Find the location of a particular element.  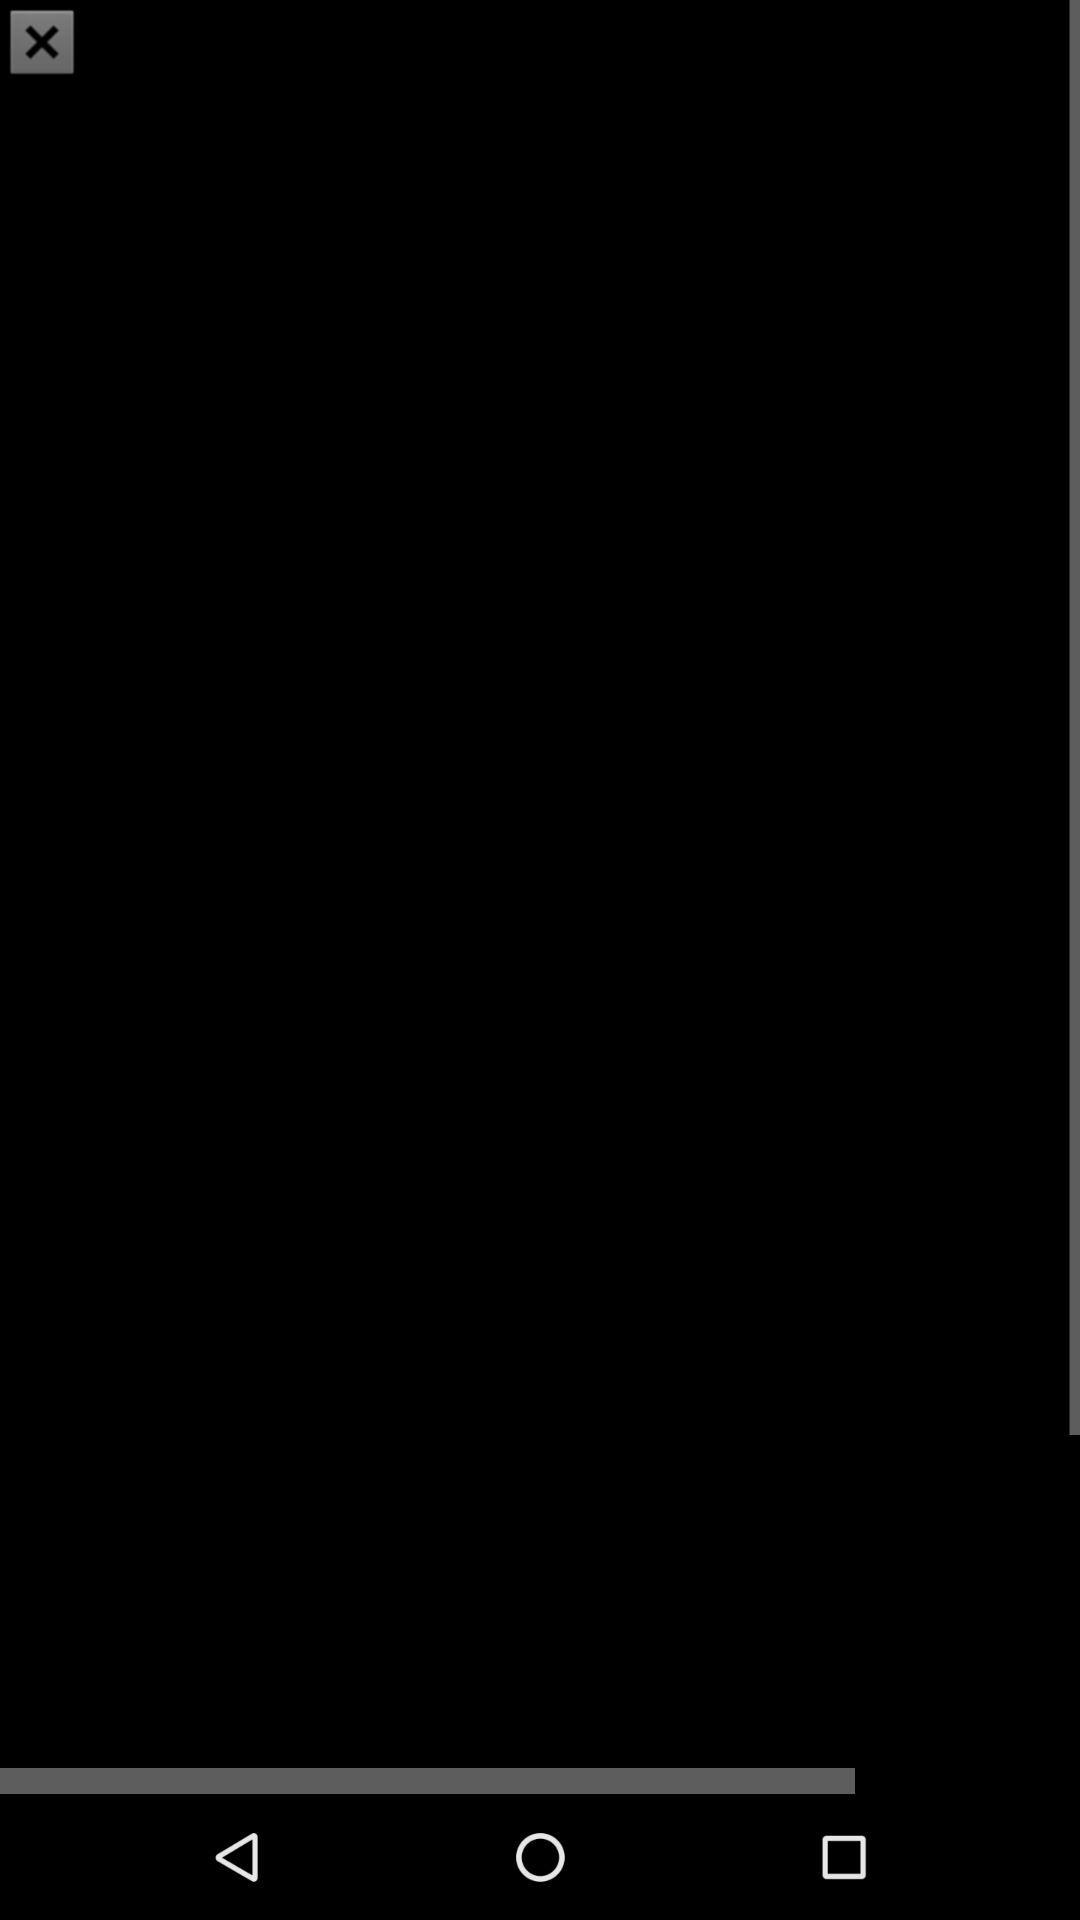

item at the center is located at coordinates (540, 896).